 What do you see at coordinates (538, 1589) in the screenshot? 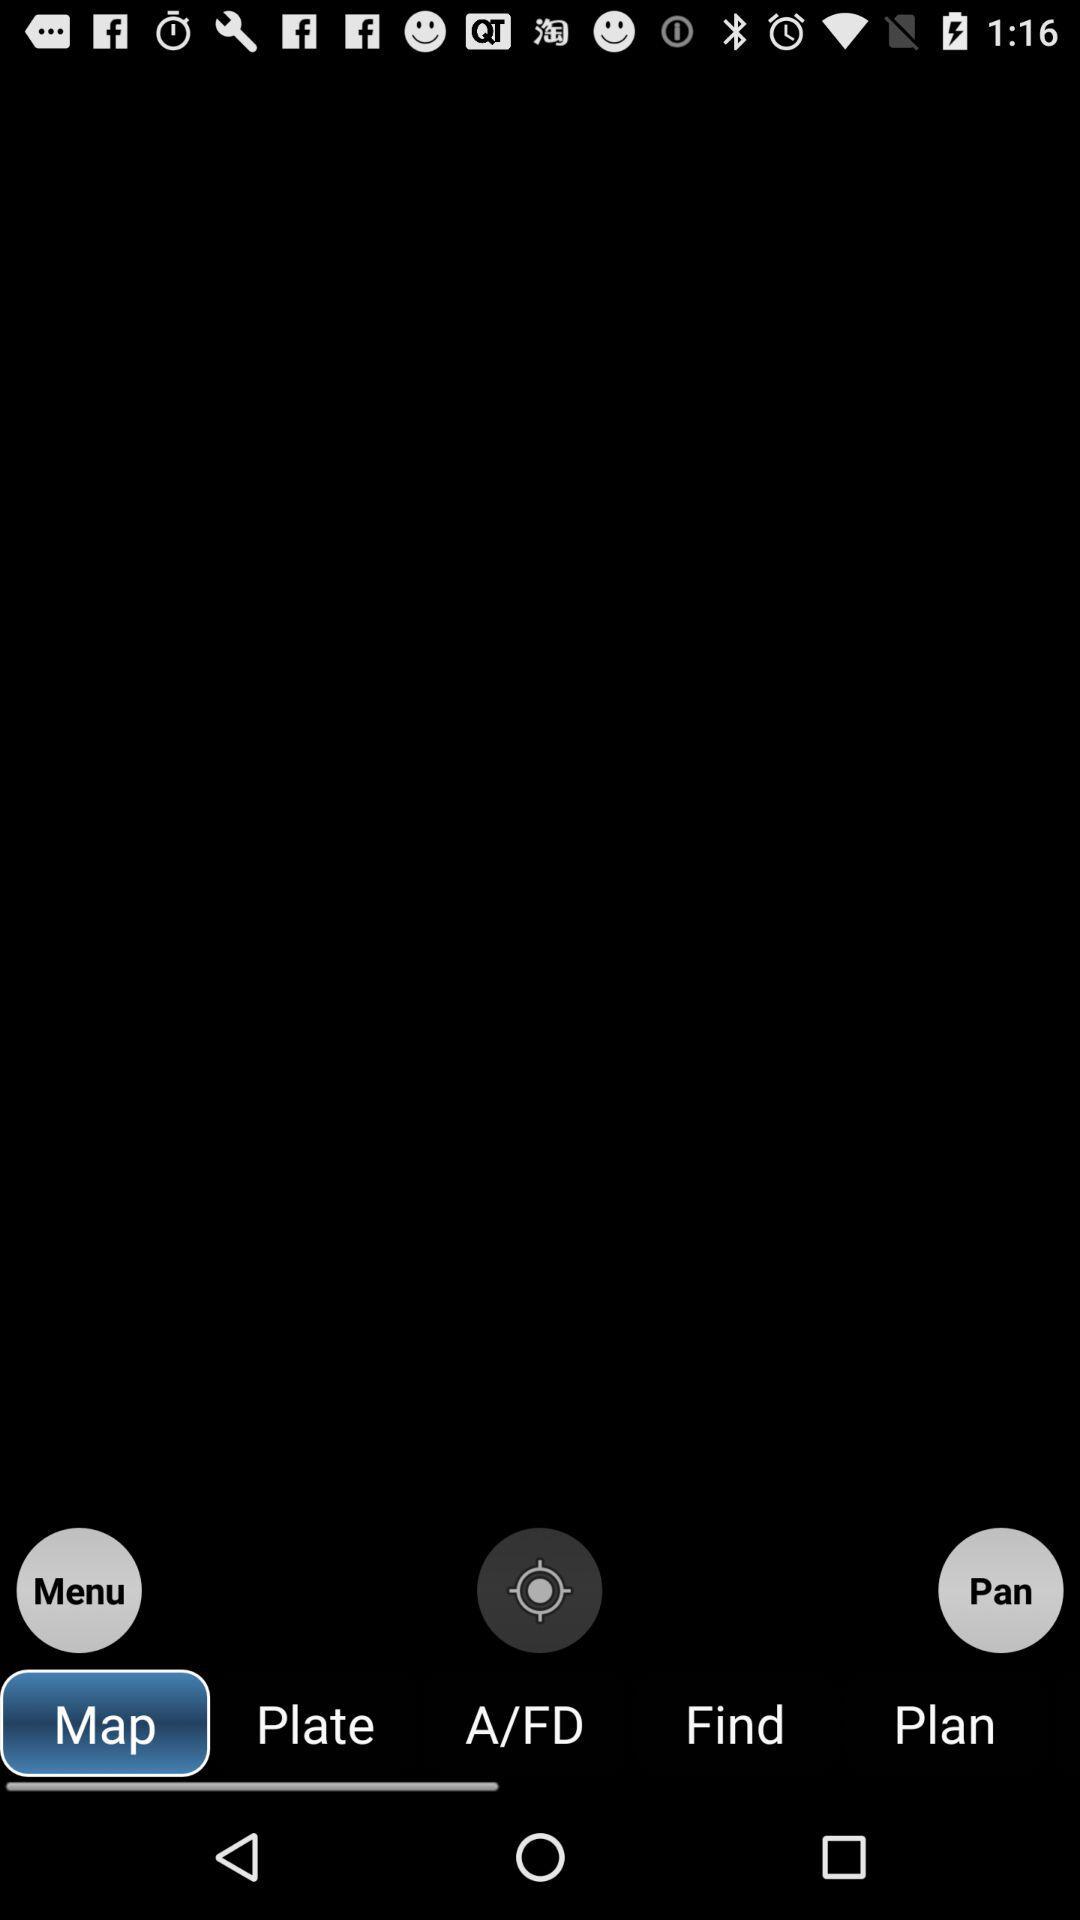
I see `click location` at bounding box center [538, 1589].